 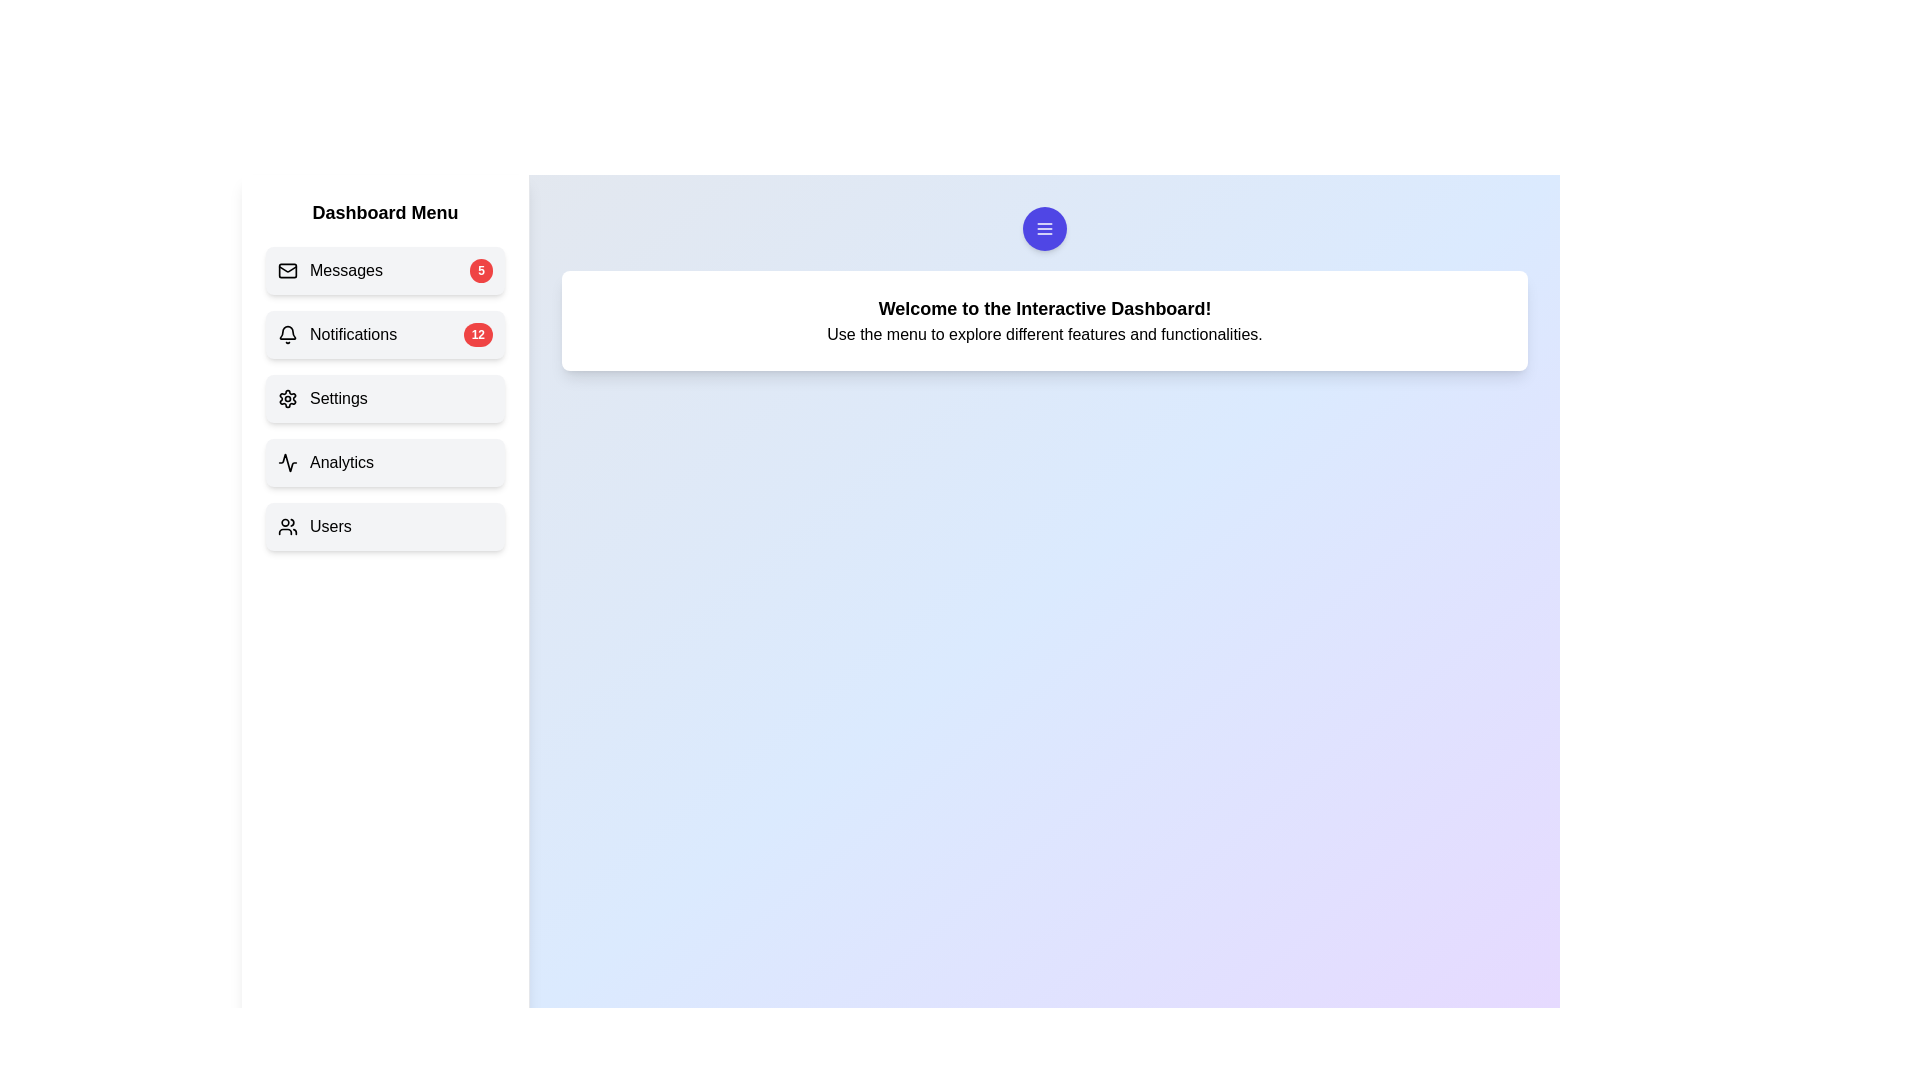 I want to click on the menu item Settings to navigate to its respective section, so click(x=385, y=398).